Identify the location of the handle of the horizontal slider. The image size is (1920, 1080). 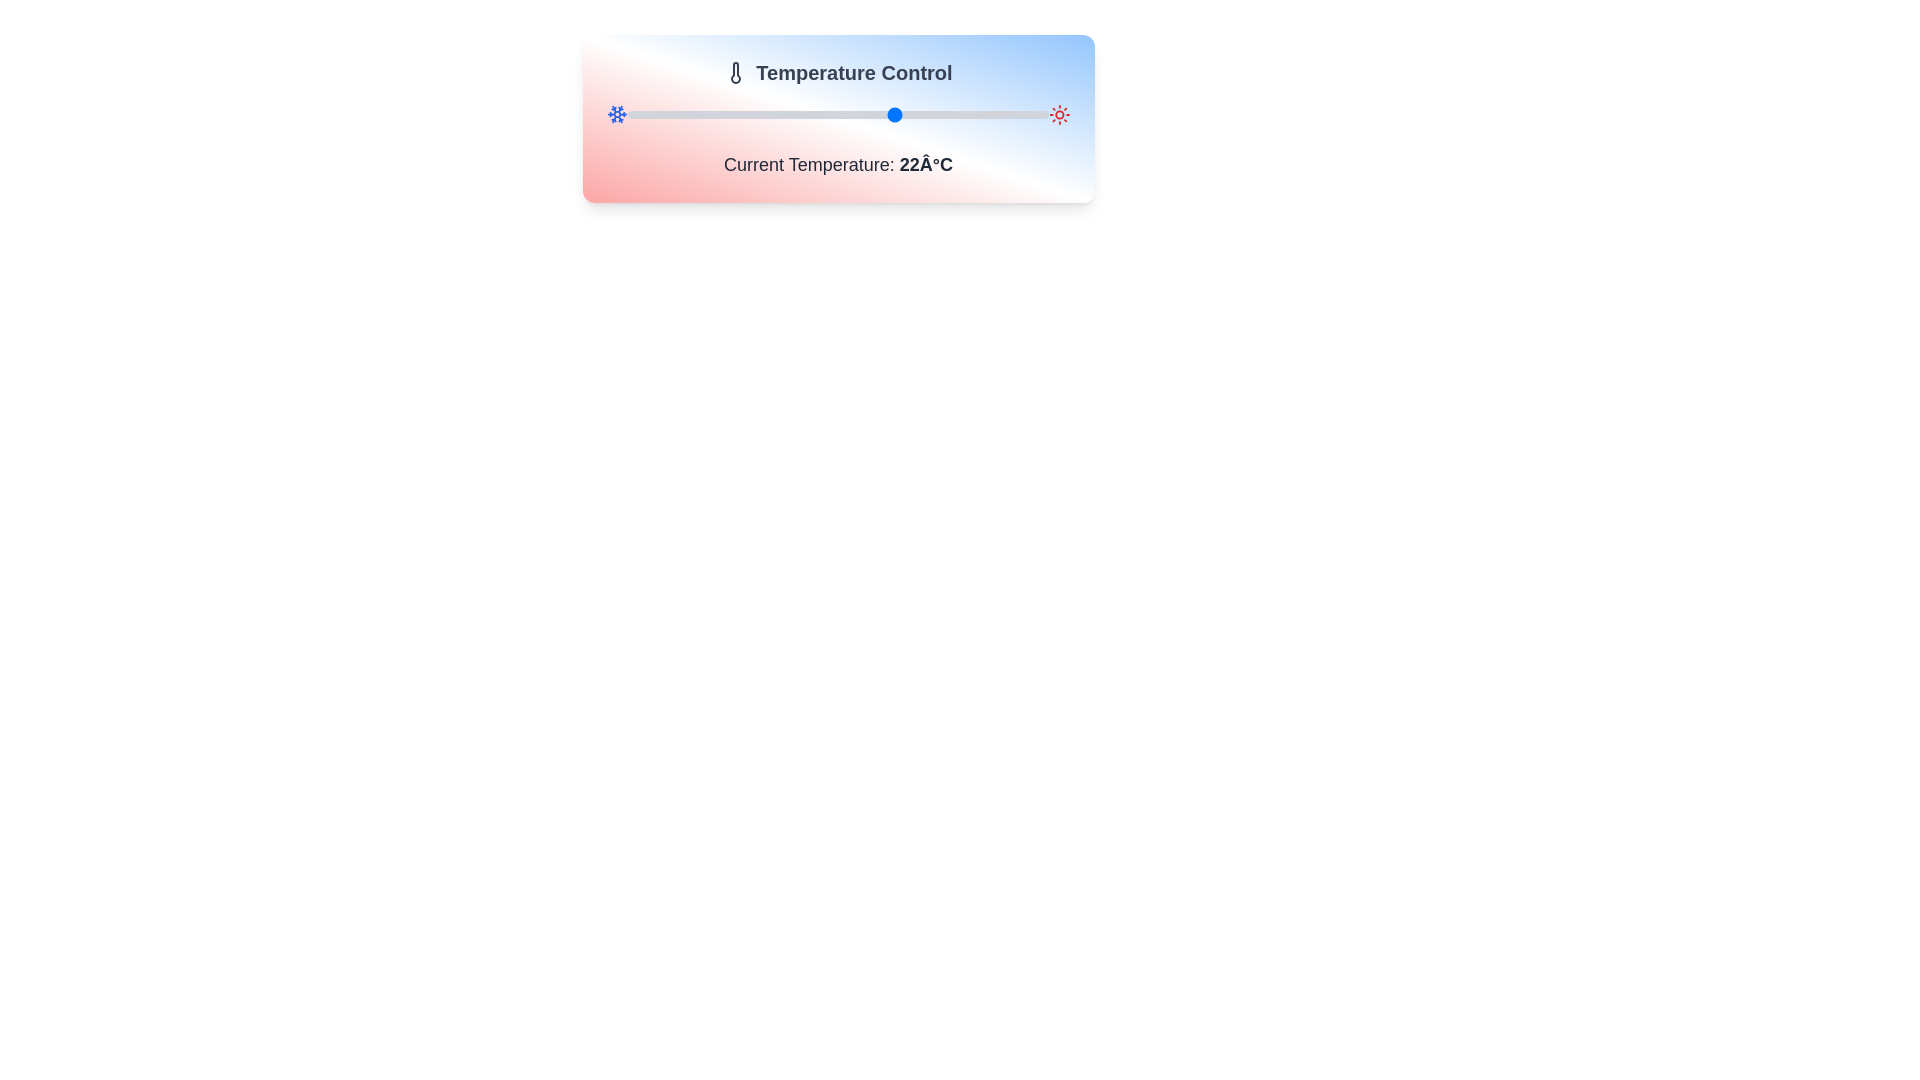
(838, 115).